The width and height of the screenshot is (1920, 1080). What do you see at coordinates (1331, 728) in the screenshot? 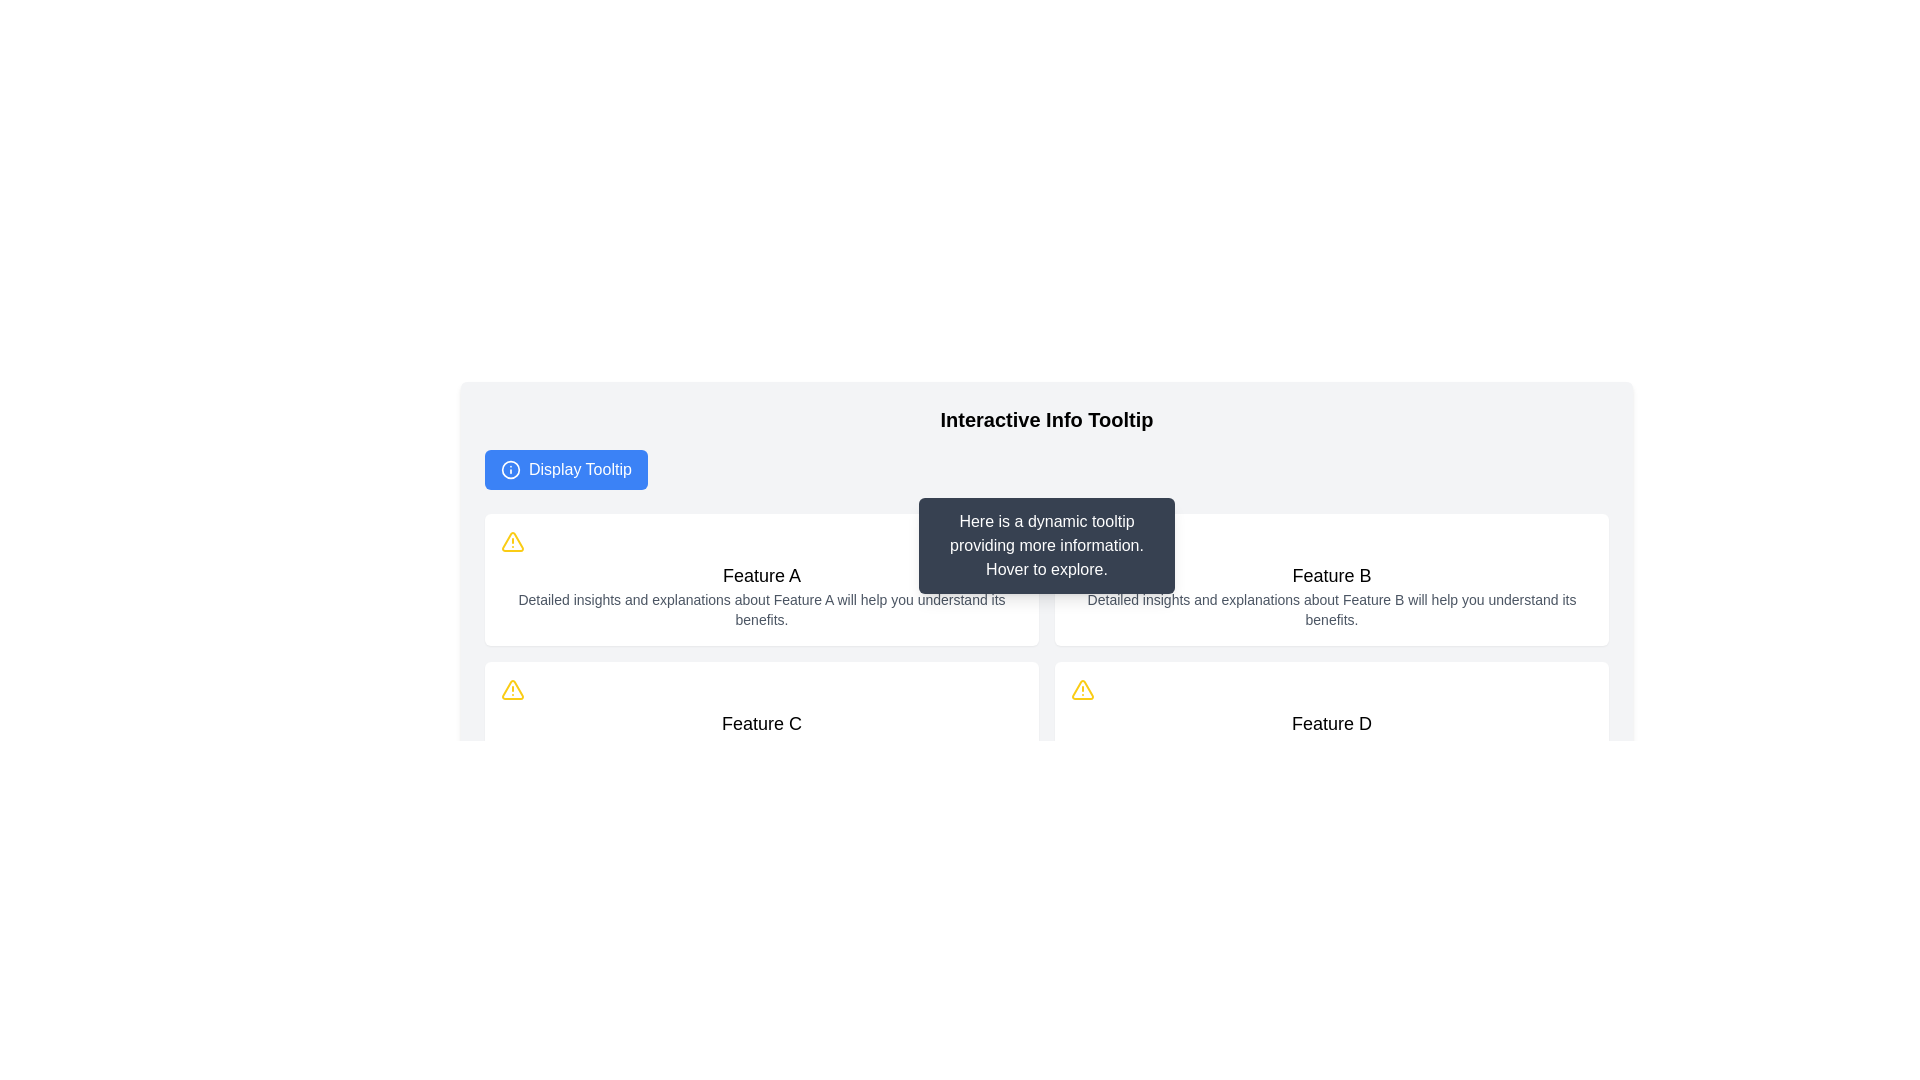
I see `the Informational Card labeled 'Feature D' which is styled with a bold title and a detailed description, located in the second row, second column of the grid layout` at bounding box center [1331, 728].